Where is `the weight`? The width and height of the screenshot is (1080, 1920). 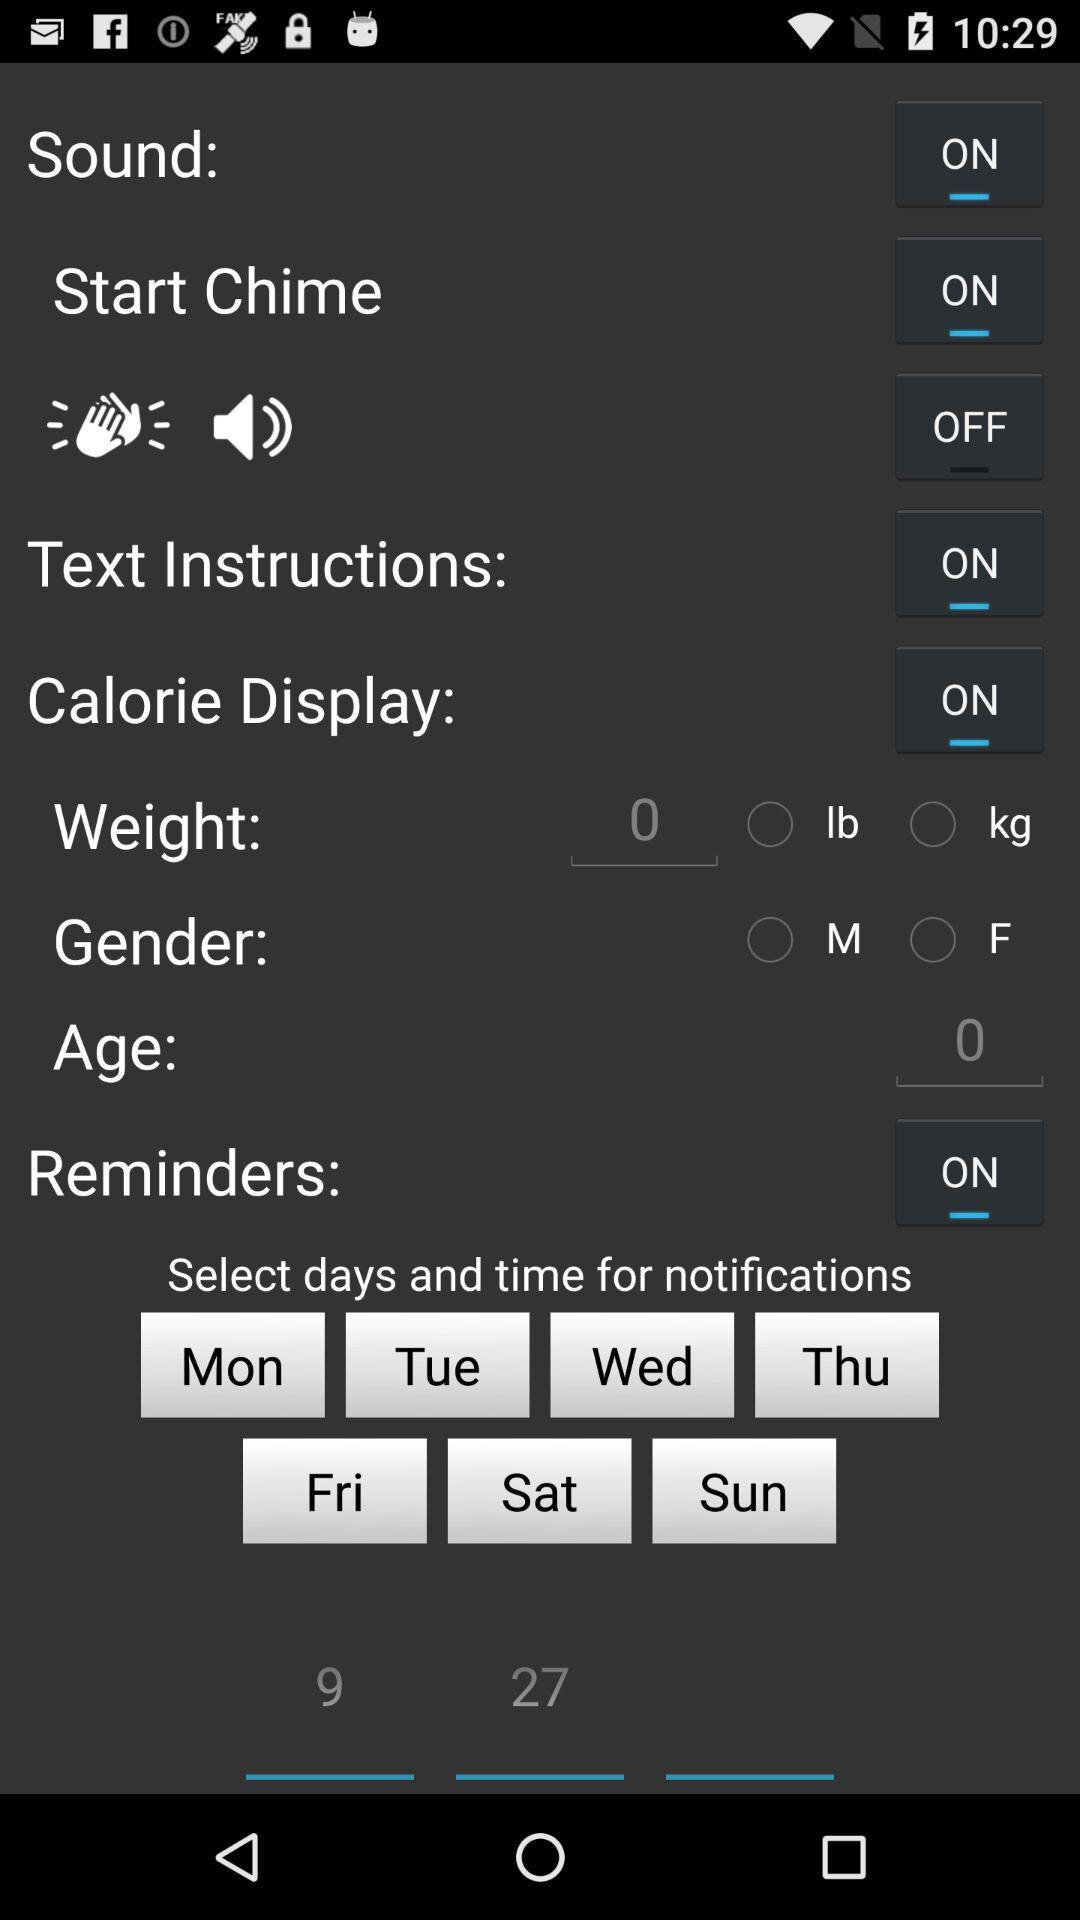
the weight is located at coordinates (644, 824).